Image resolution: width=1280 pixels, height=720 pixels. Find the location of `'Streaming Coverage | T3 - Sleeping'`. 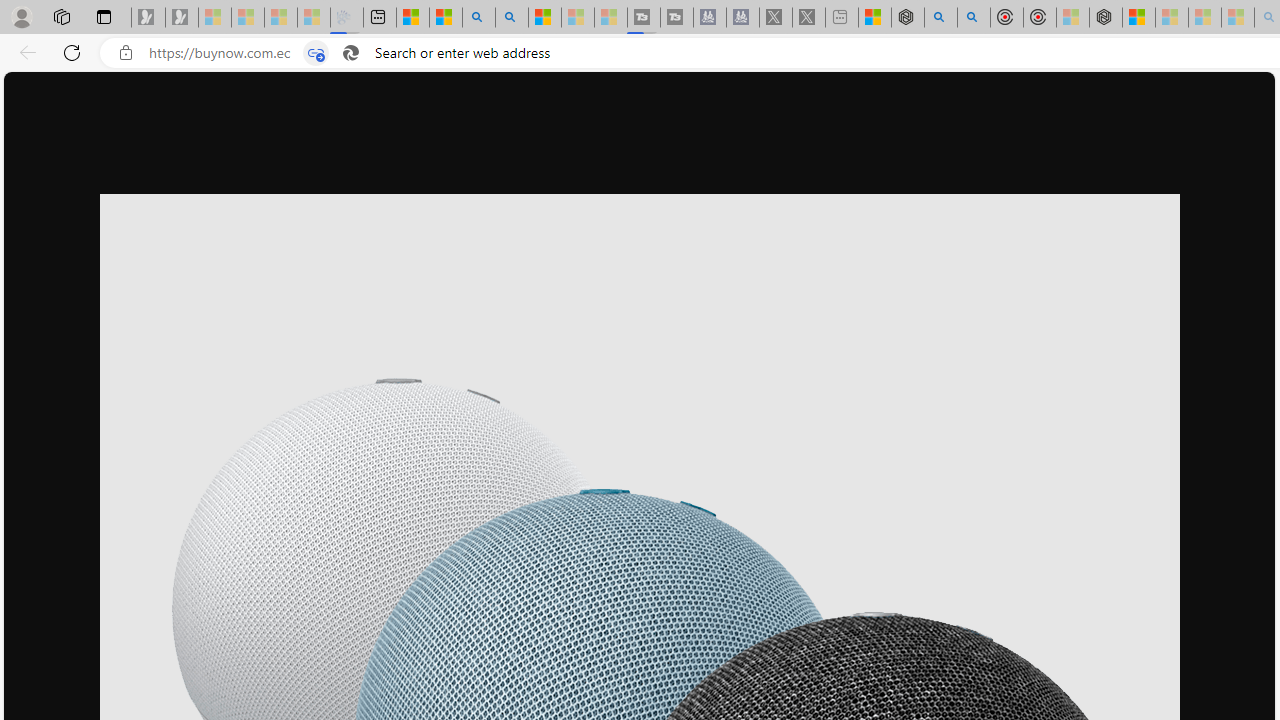

'Streaming Coverage | T3 - Sleeping' is located at coordinates (644, 17).